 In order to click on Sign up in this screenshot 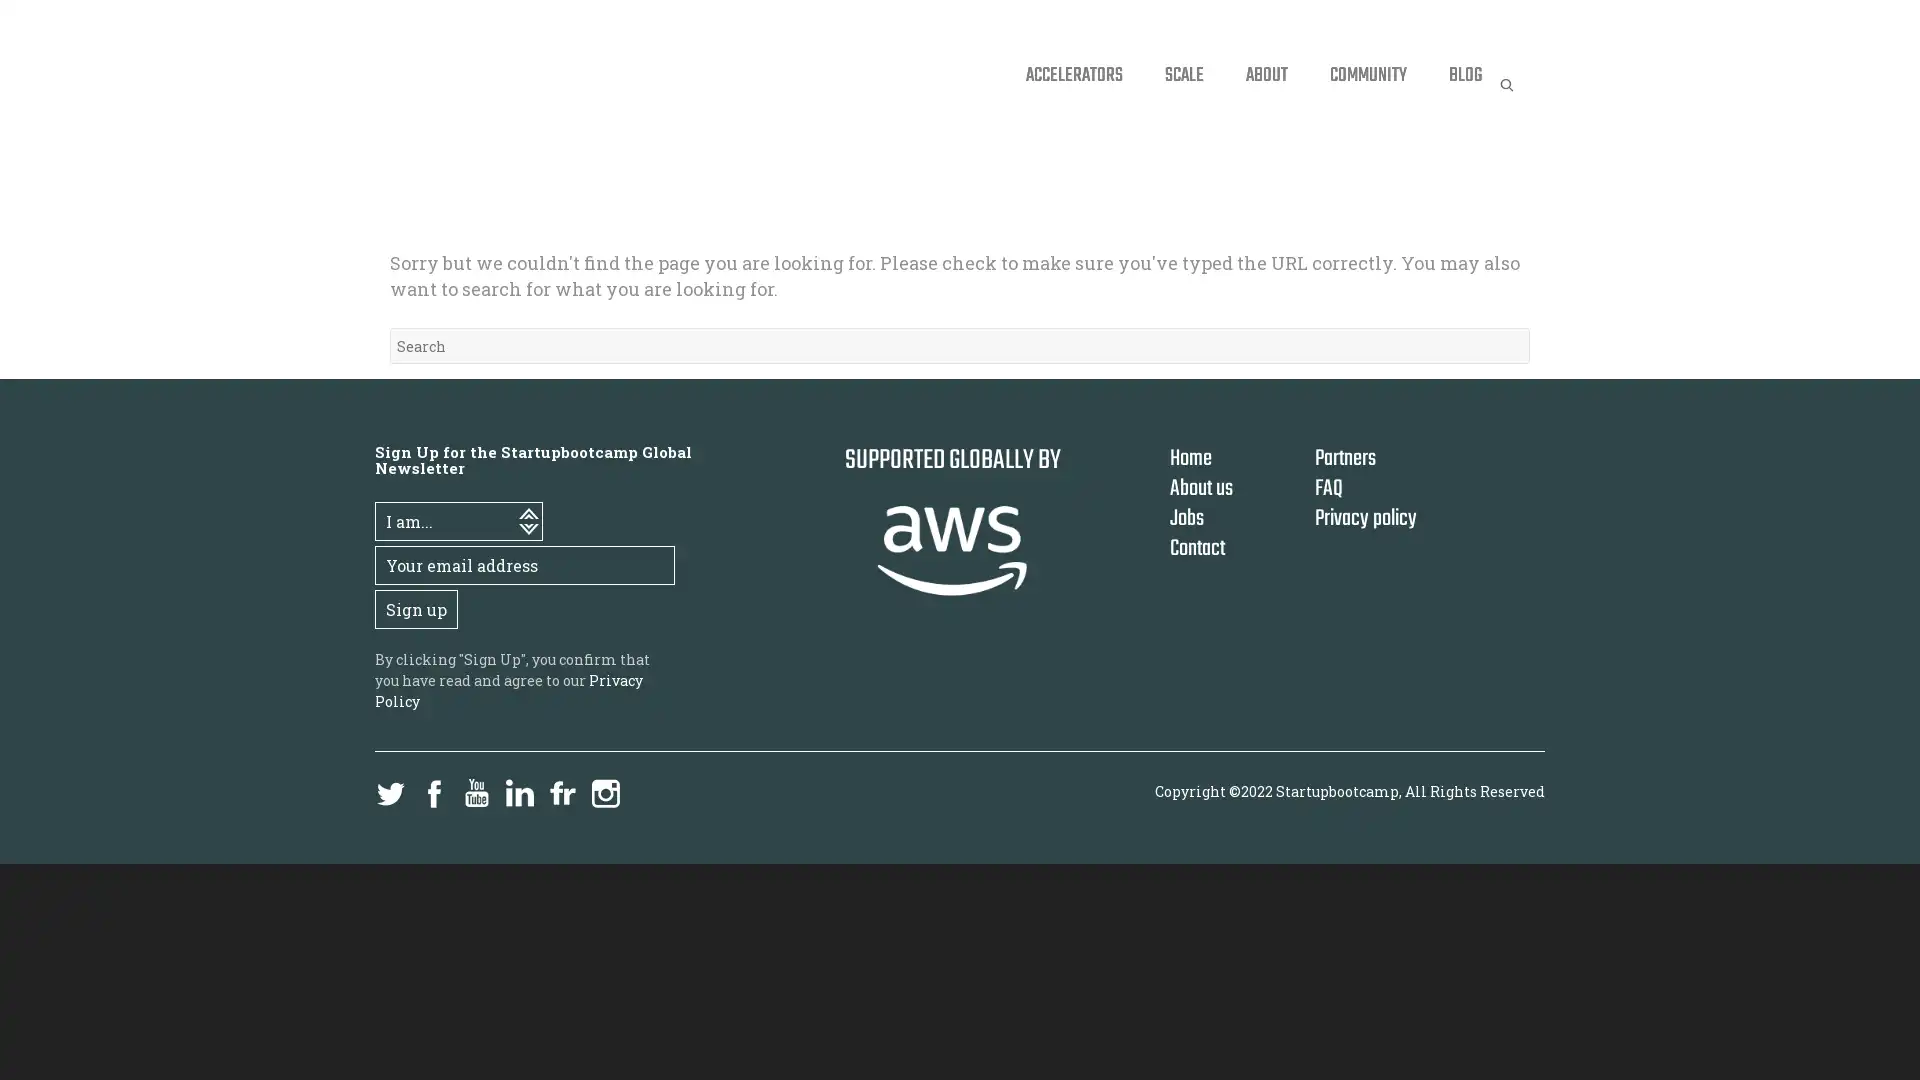, I will do `click(415, 608)`.